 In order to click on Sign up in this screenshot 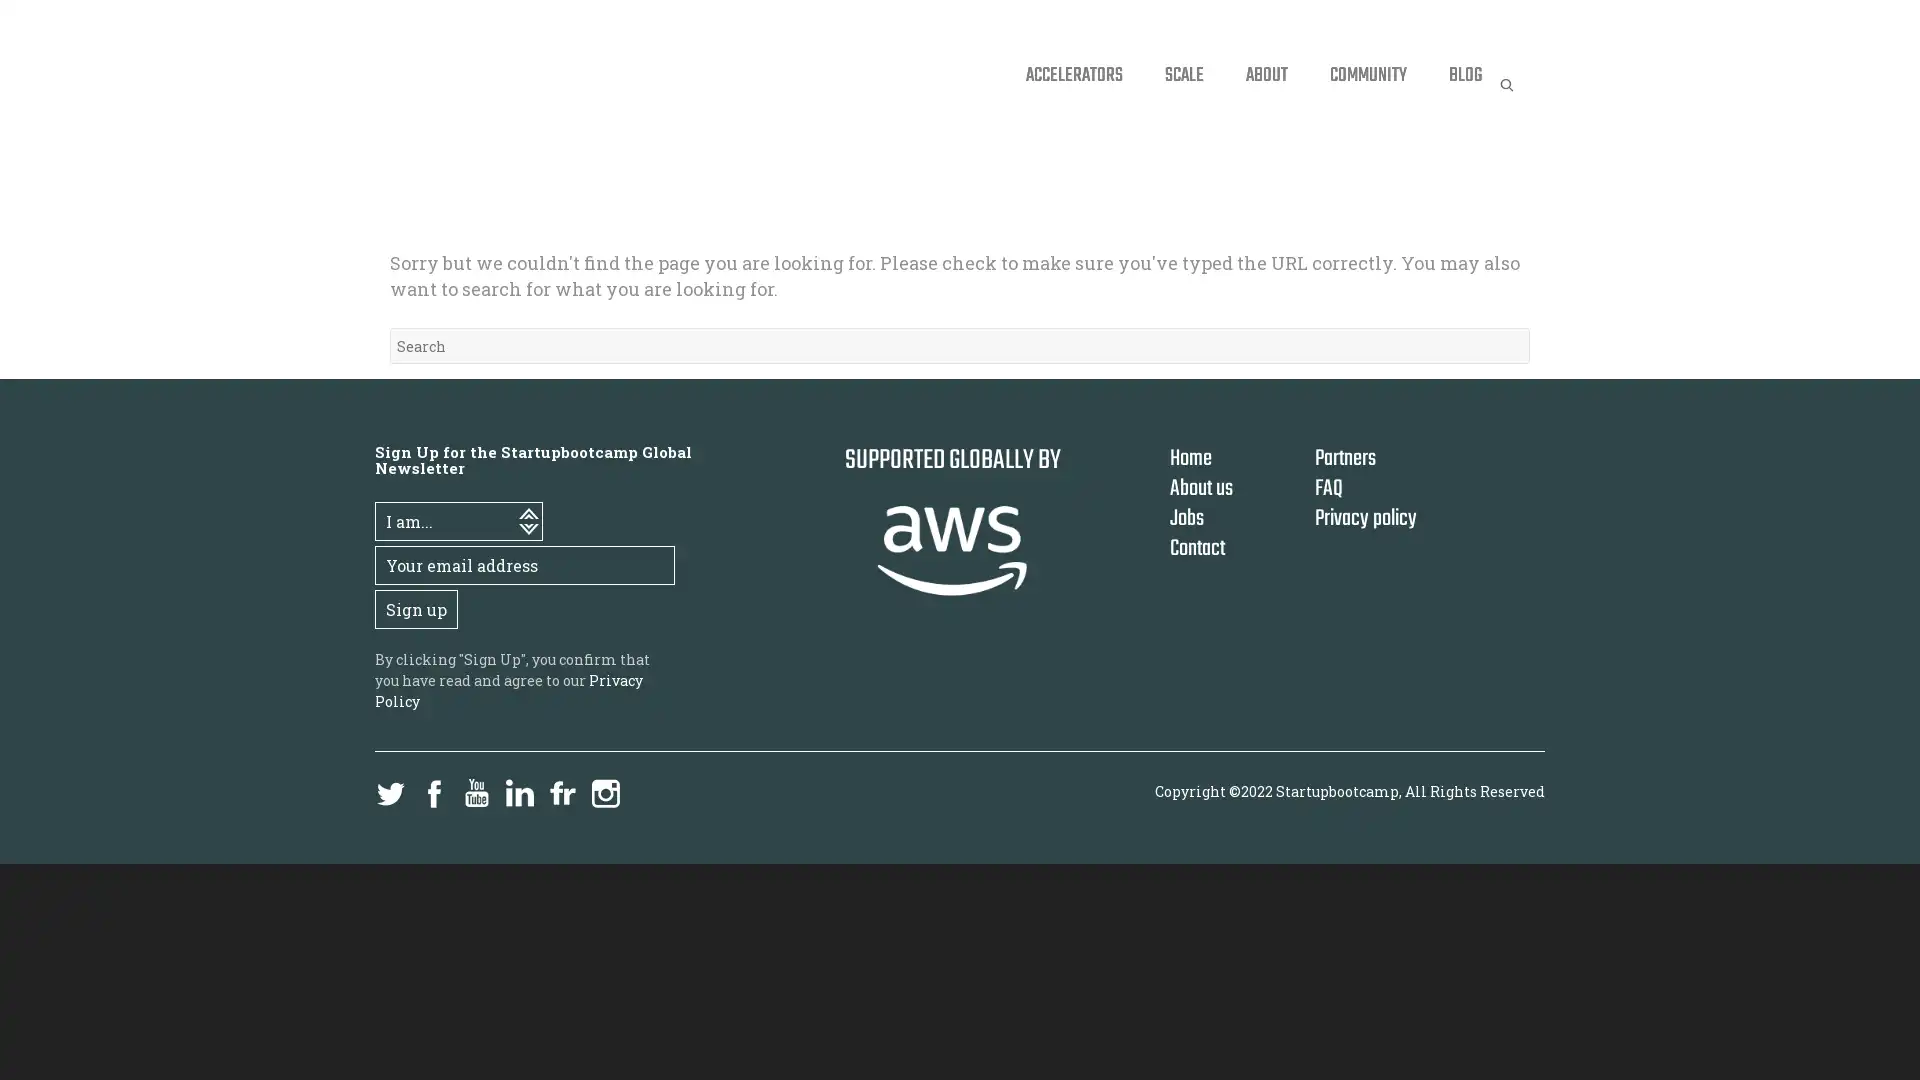, I will do `click(415, 608)`.